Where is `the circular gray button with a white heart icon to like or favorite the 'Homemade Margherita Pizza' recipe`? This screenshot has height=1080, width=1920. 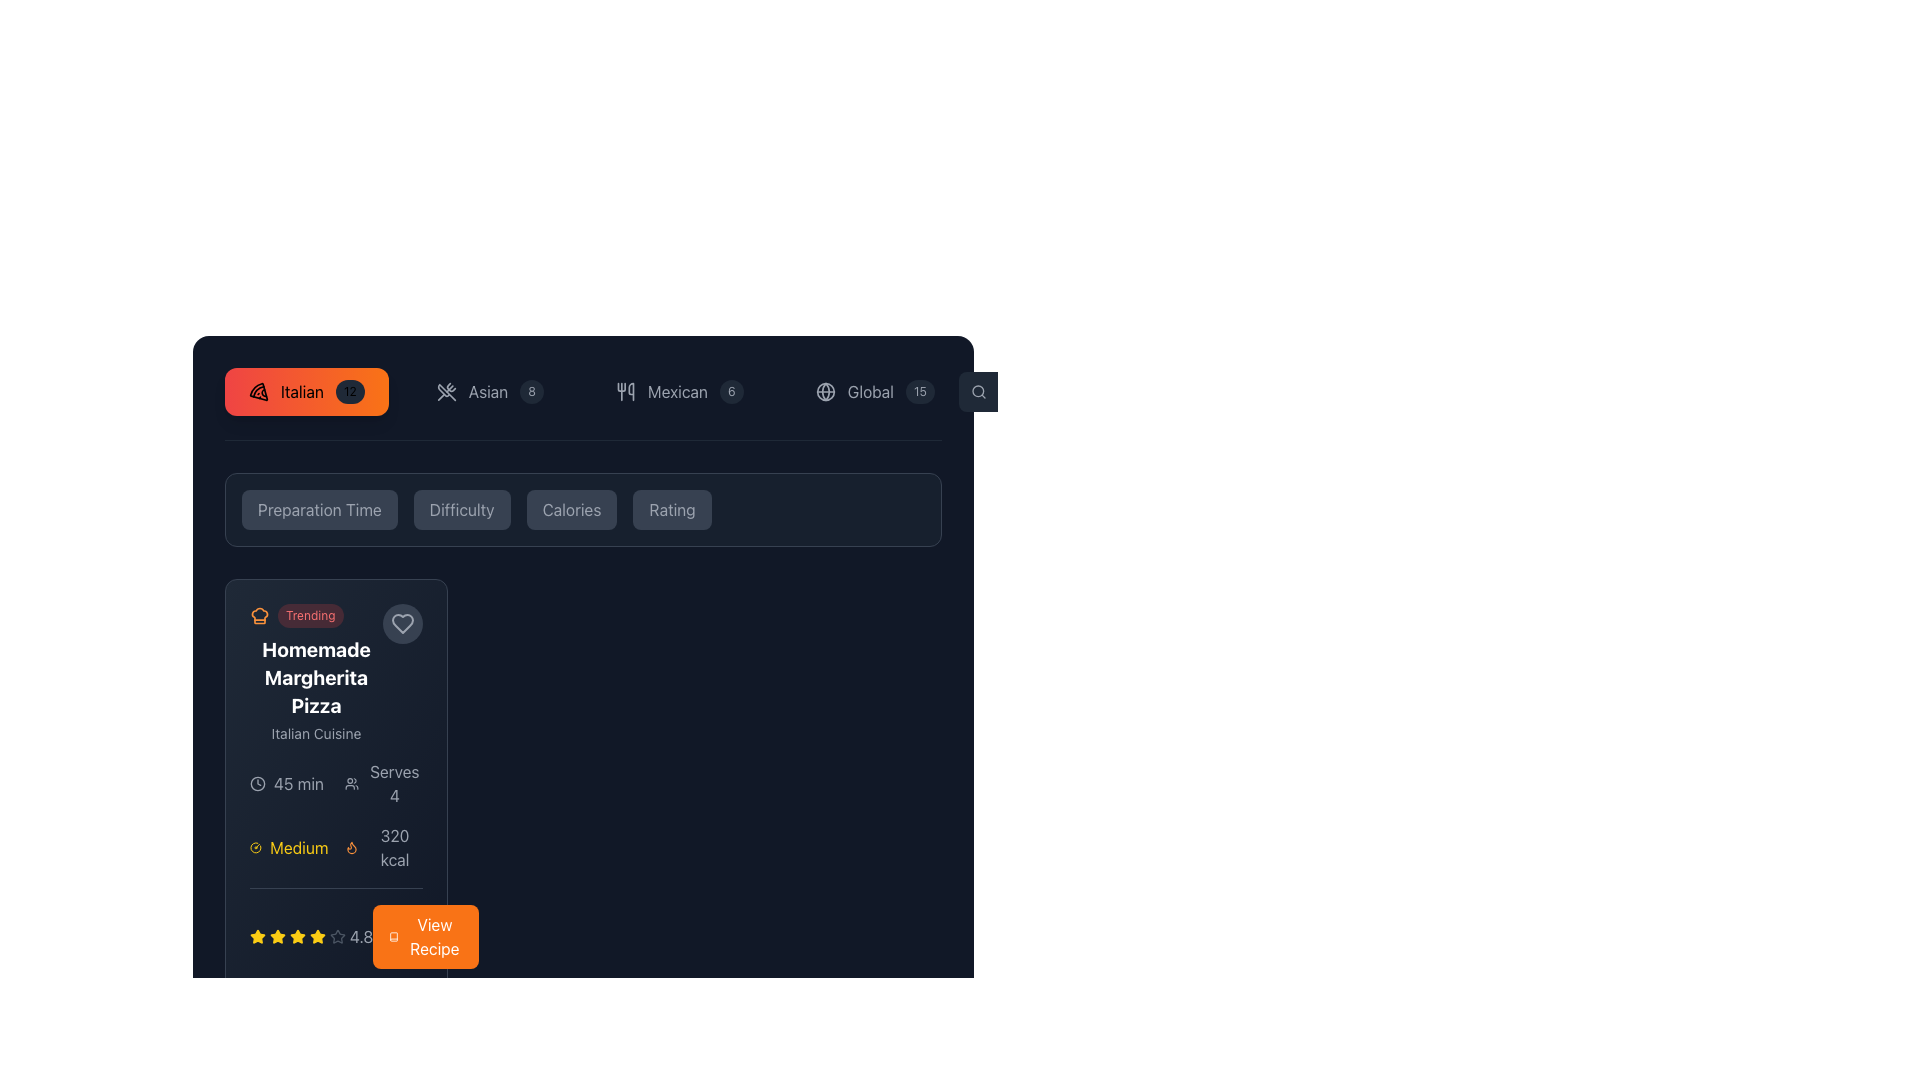
the circular gray button with a white heart icon to like or favorite the 'Homemade Margherita Pizza' recipe is located at coordinates (402, 623).